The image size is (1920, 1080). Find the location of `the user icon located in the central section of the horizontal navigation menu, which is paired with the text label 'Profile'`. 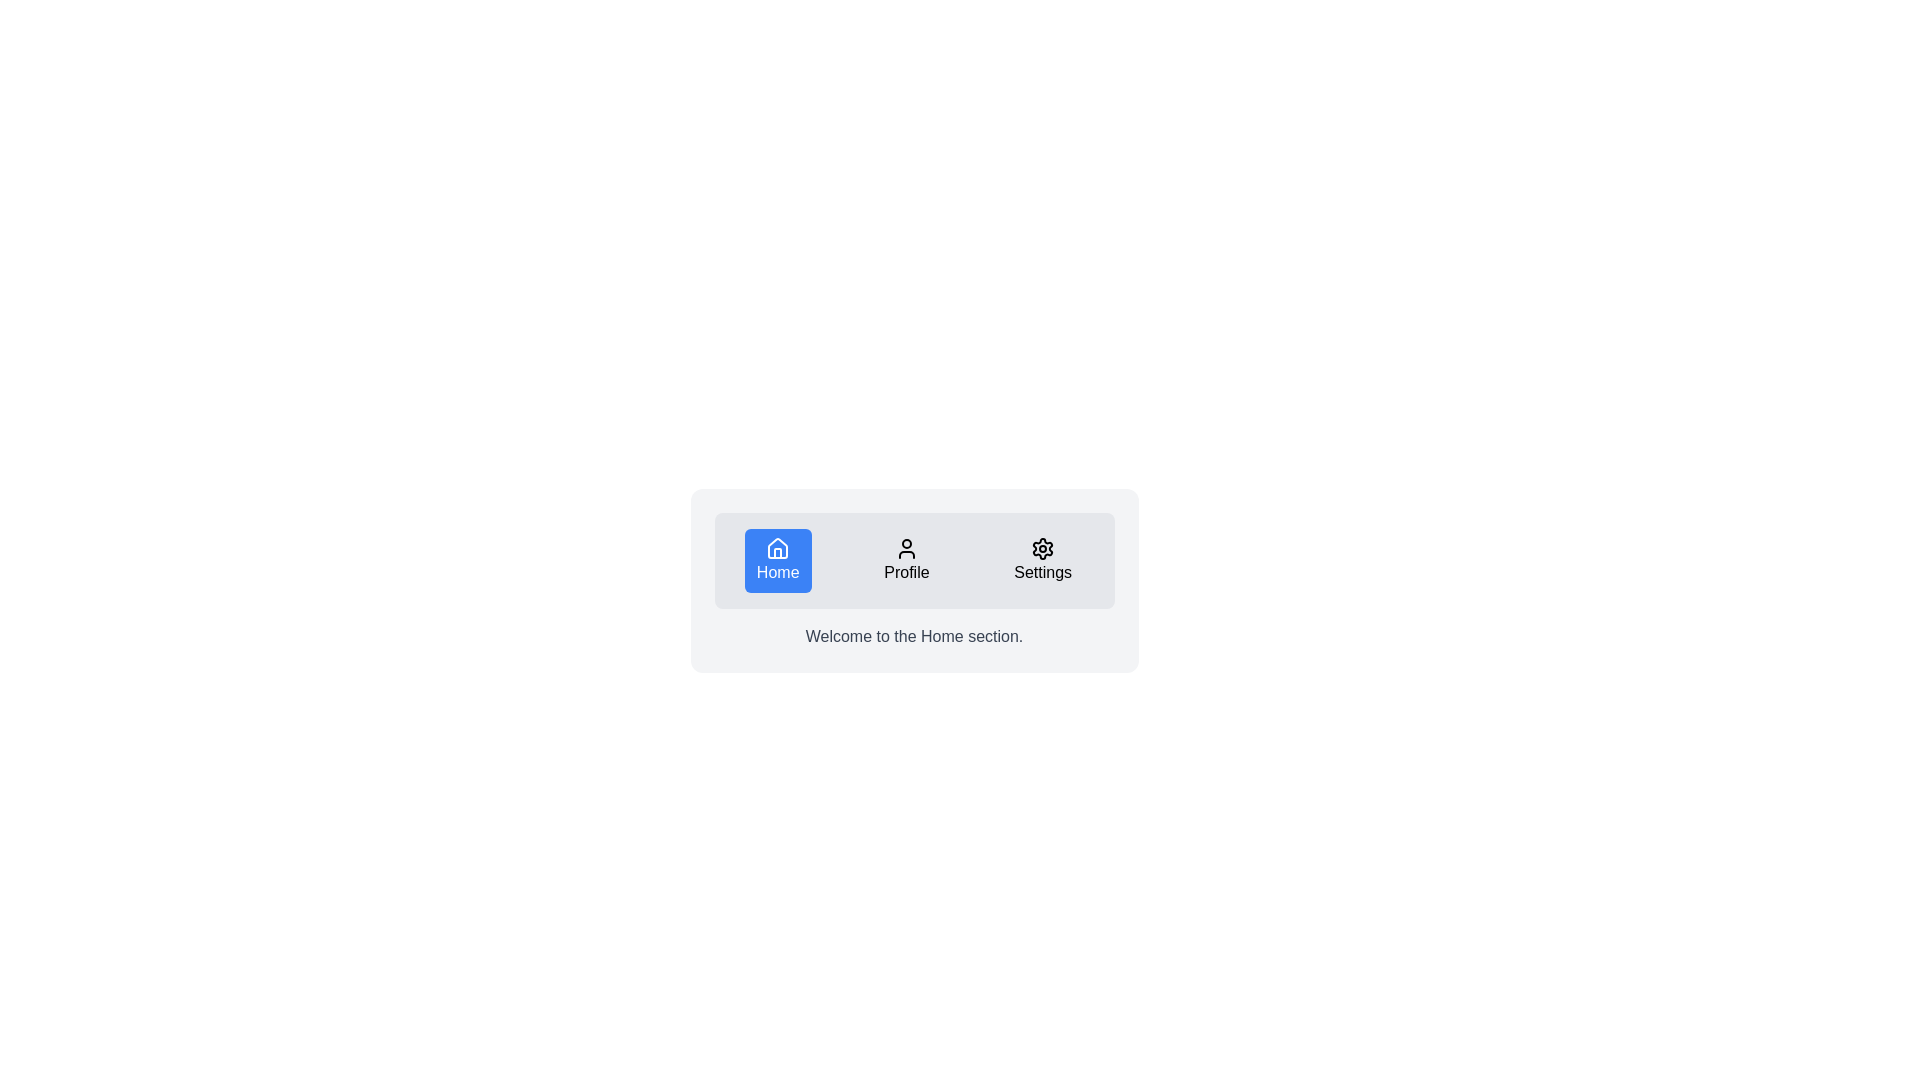

the user icon located in the central section of the horizontal navigation menu, which is paired with the text label 'Profile' is located at coordinates (905, 548).